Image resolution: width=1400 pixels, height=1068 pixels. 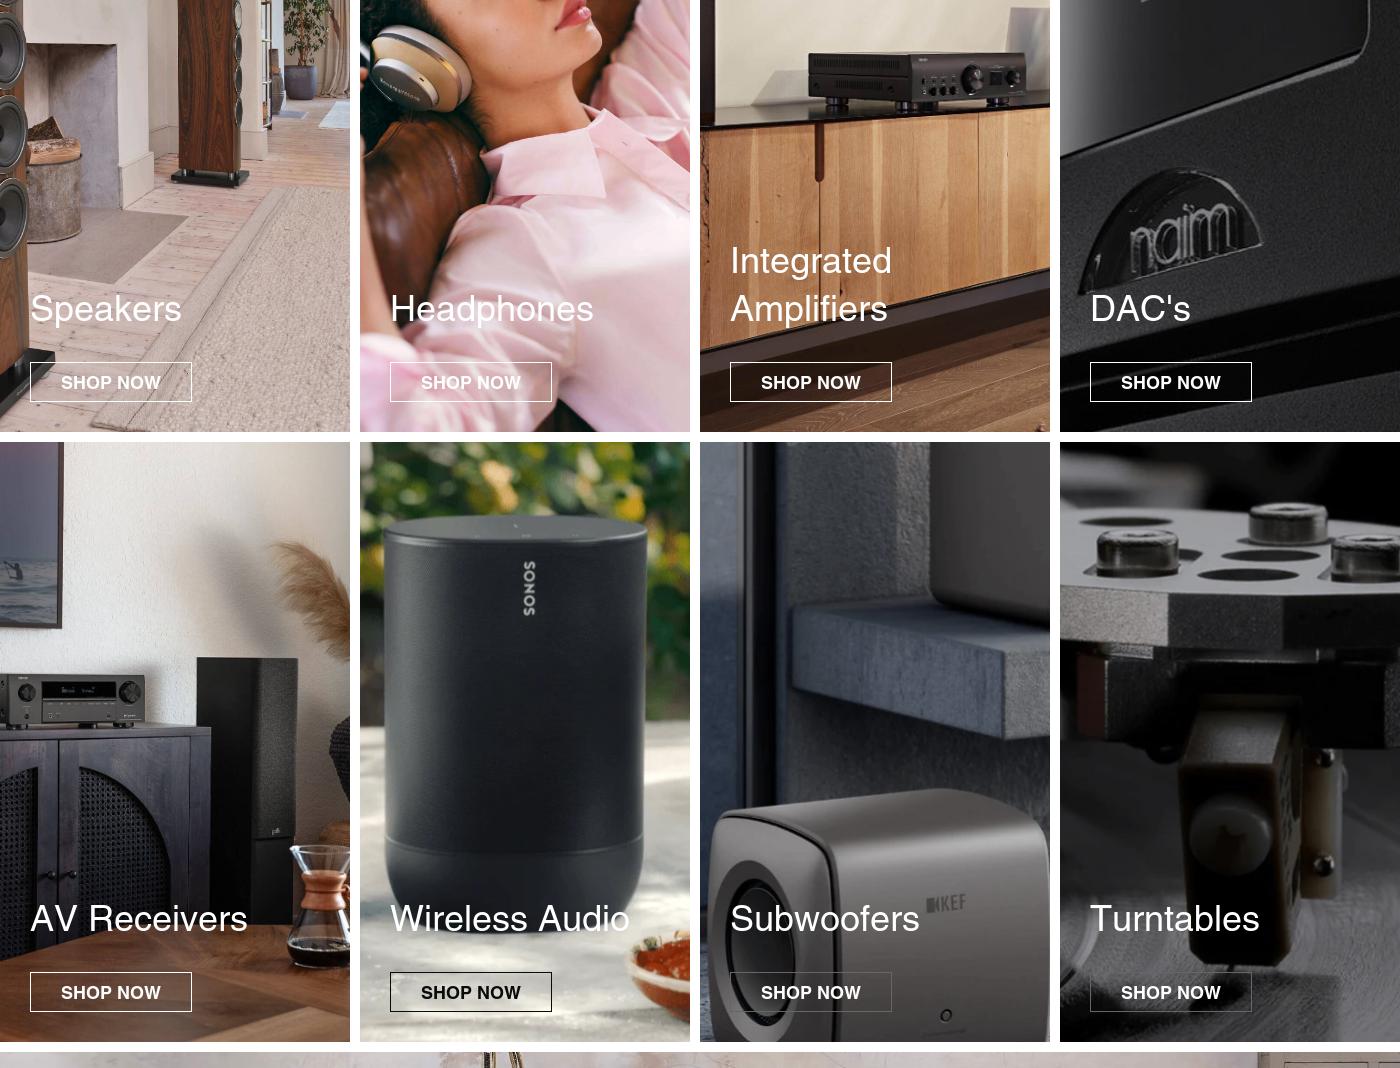 I want to click on 'DAC's', so click(x=1140, y=307).